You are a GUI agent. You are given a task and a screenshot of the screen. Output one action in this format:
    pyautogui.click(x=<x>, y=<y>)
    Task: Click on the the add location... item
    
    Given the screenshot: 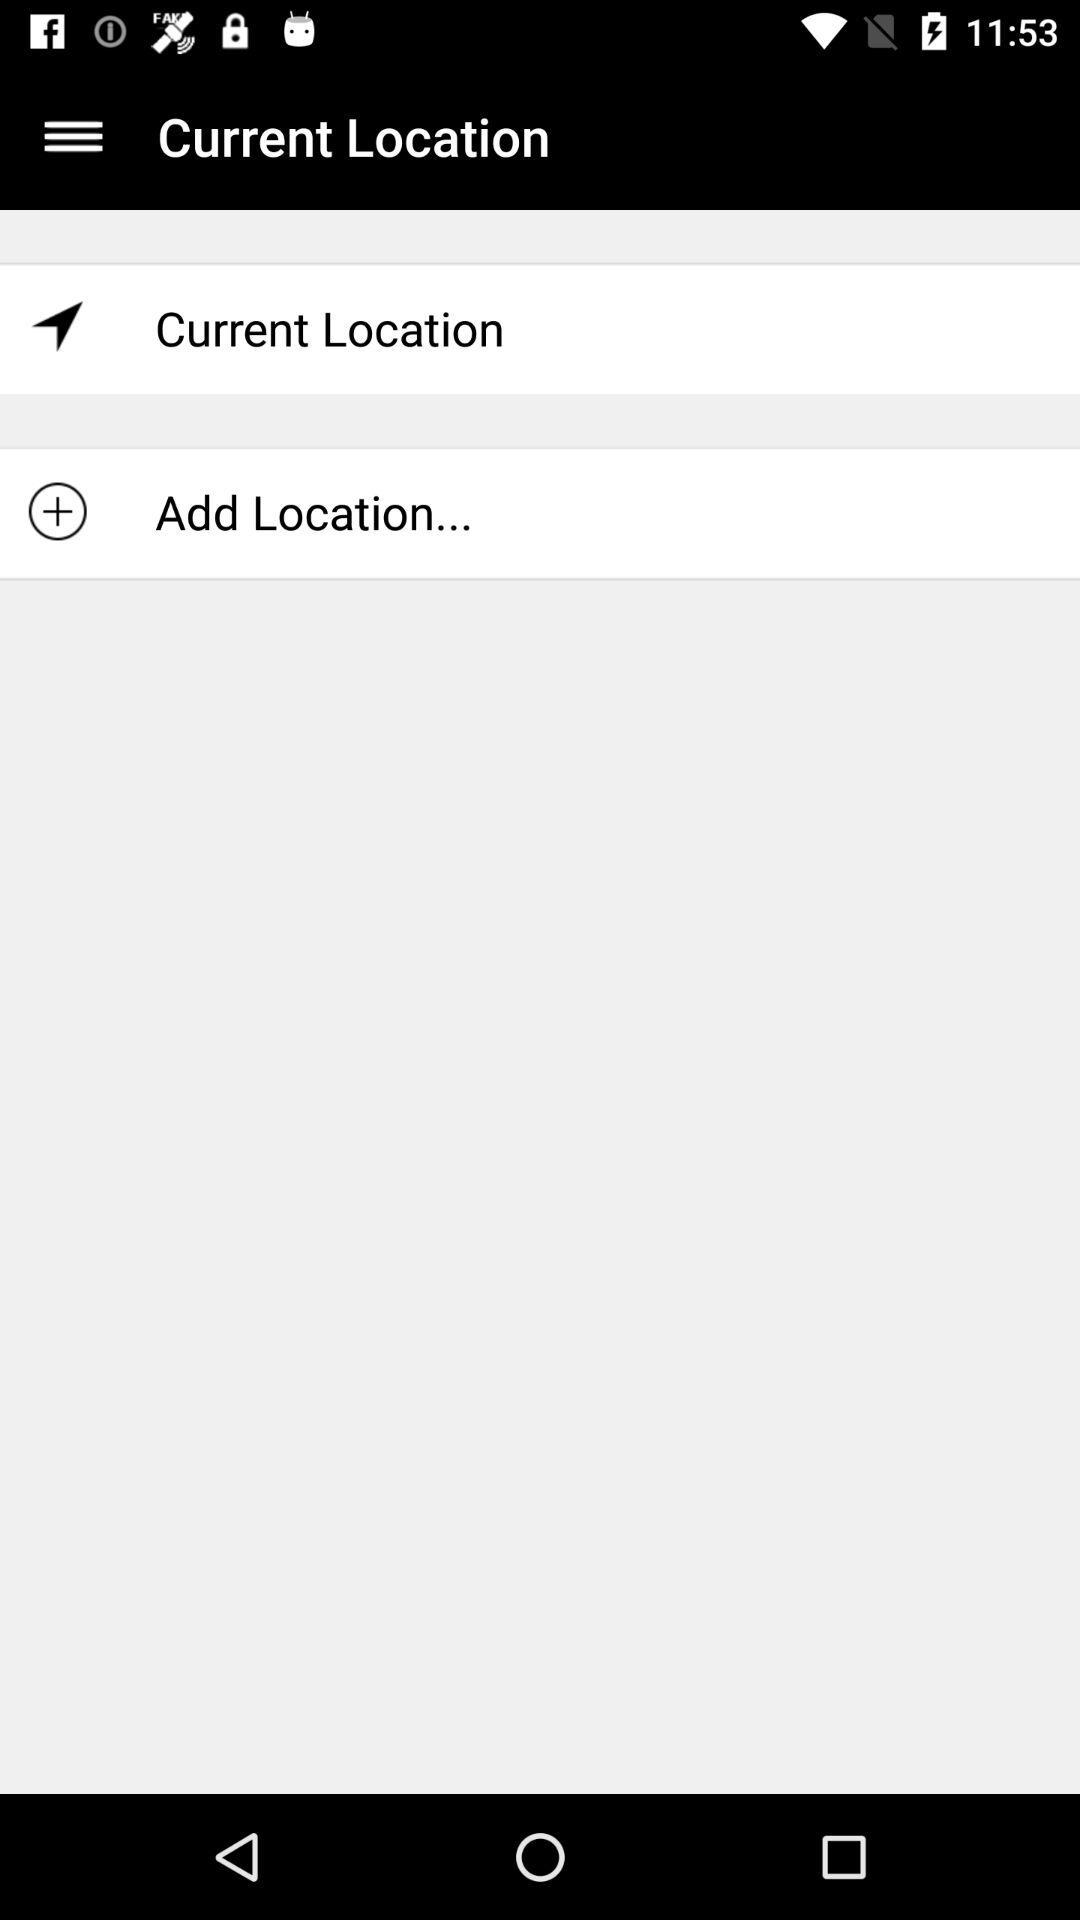 What is the action you would take?
    pyautogui.click(x=540, y=511)
    